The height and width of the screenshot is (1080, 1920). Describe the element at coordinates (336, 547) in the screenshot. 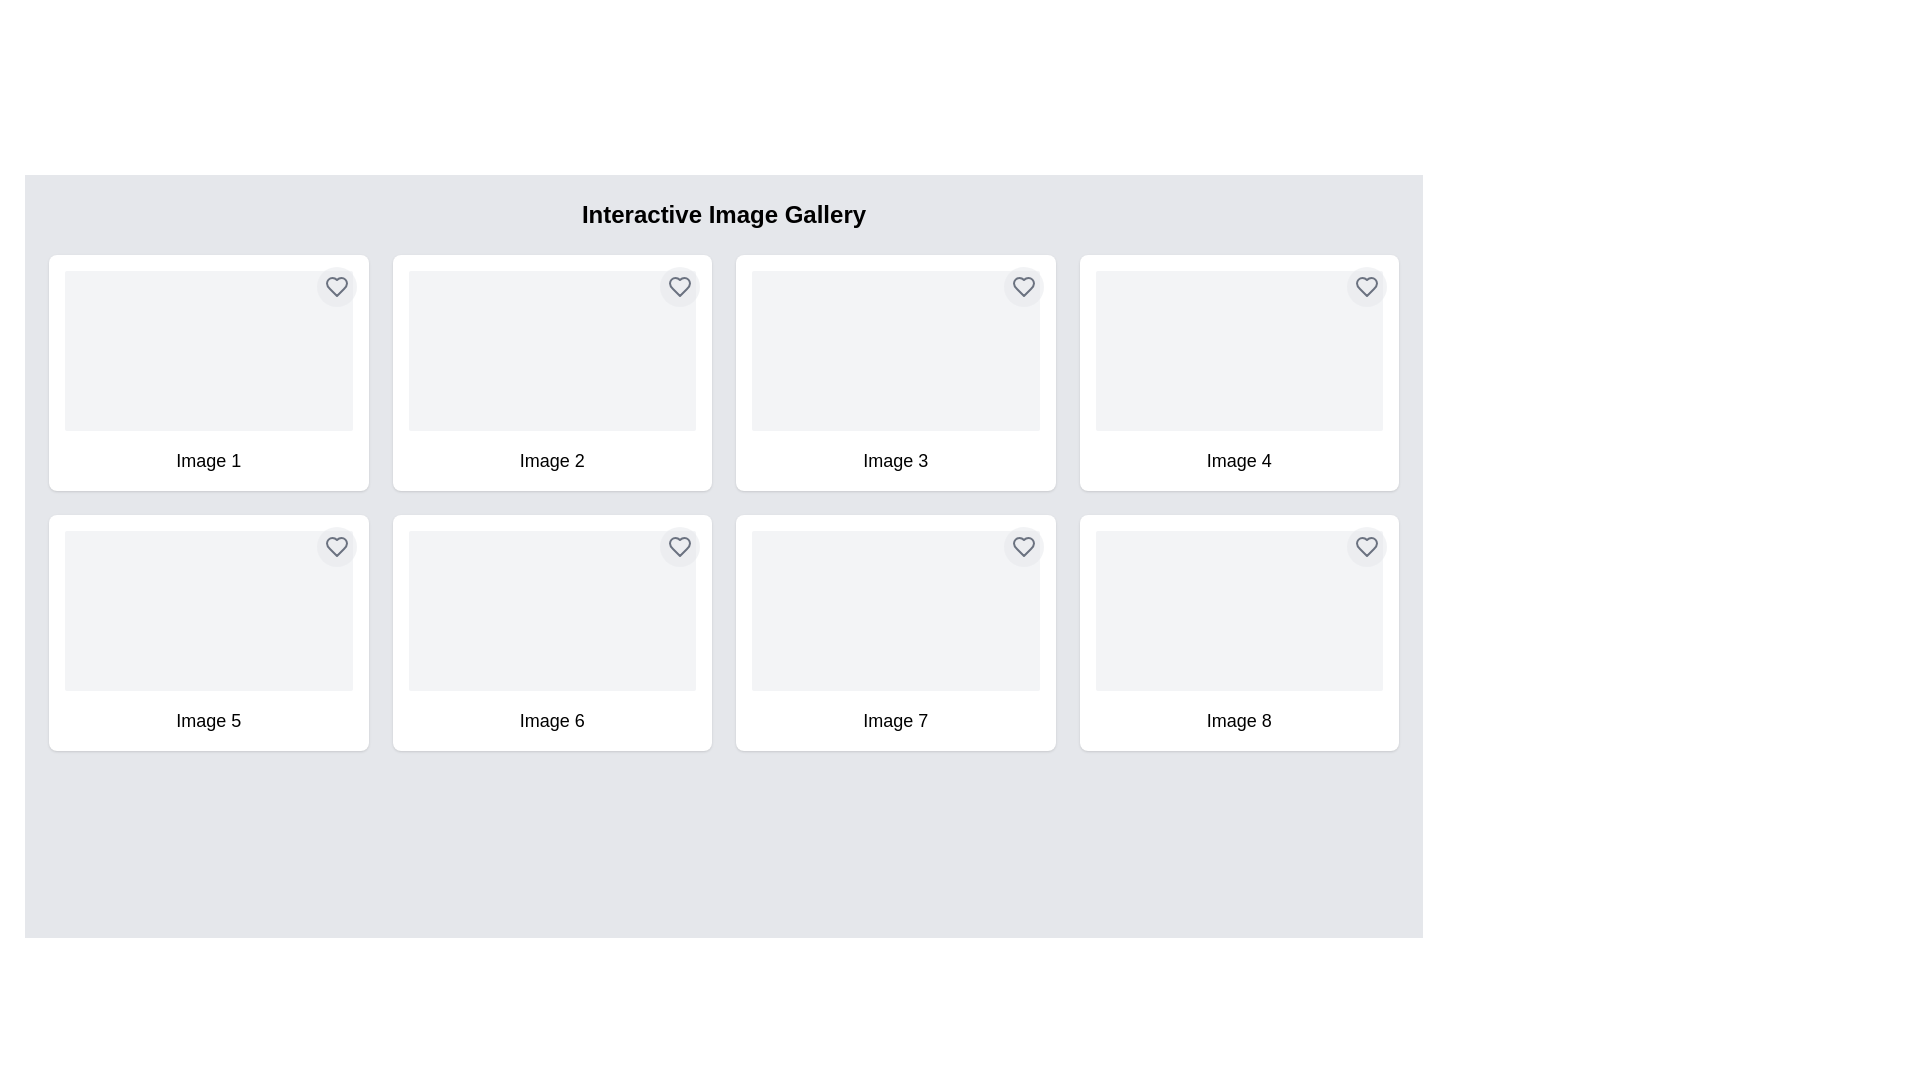

I see `the favorite/like button with an icon located in the top-right corner of the card labeled 'Image 5'` at that location.